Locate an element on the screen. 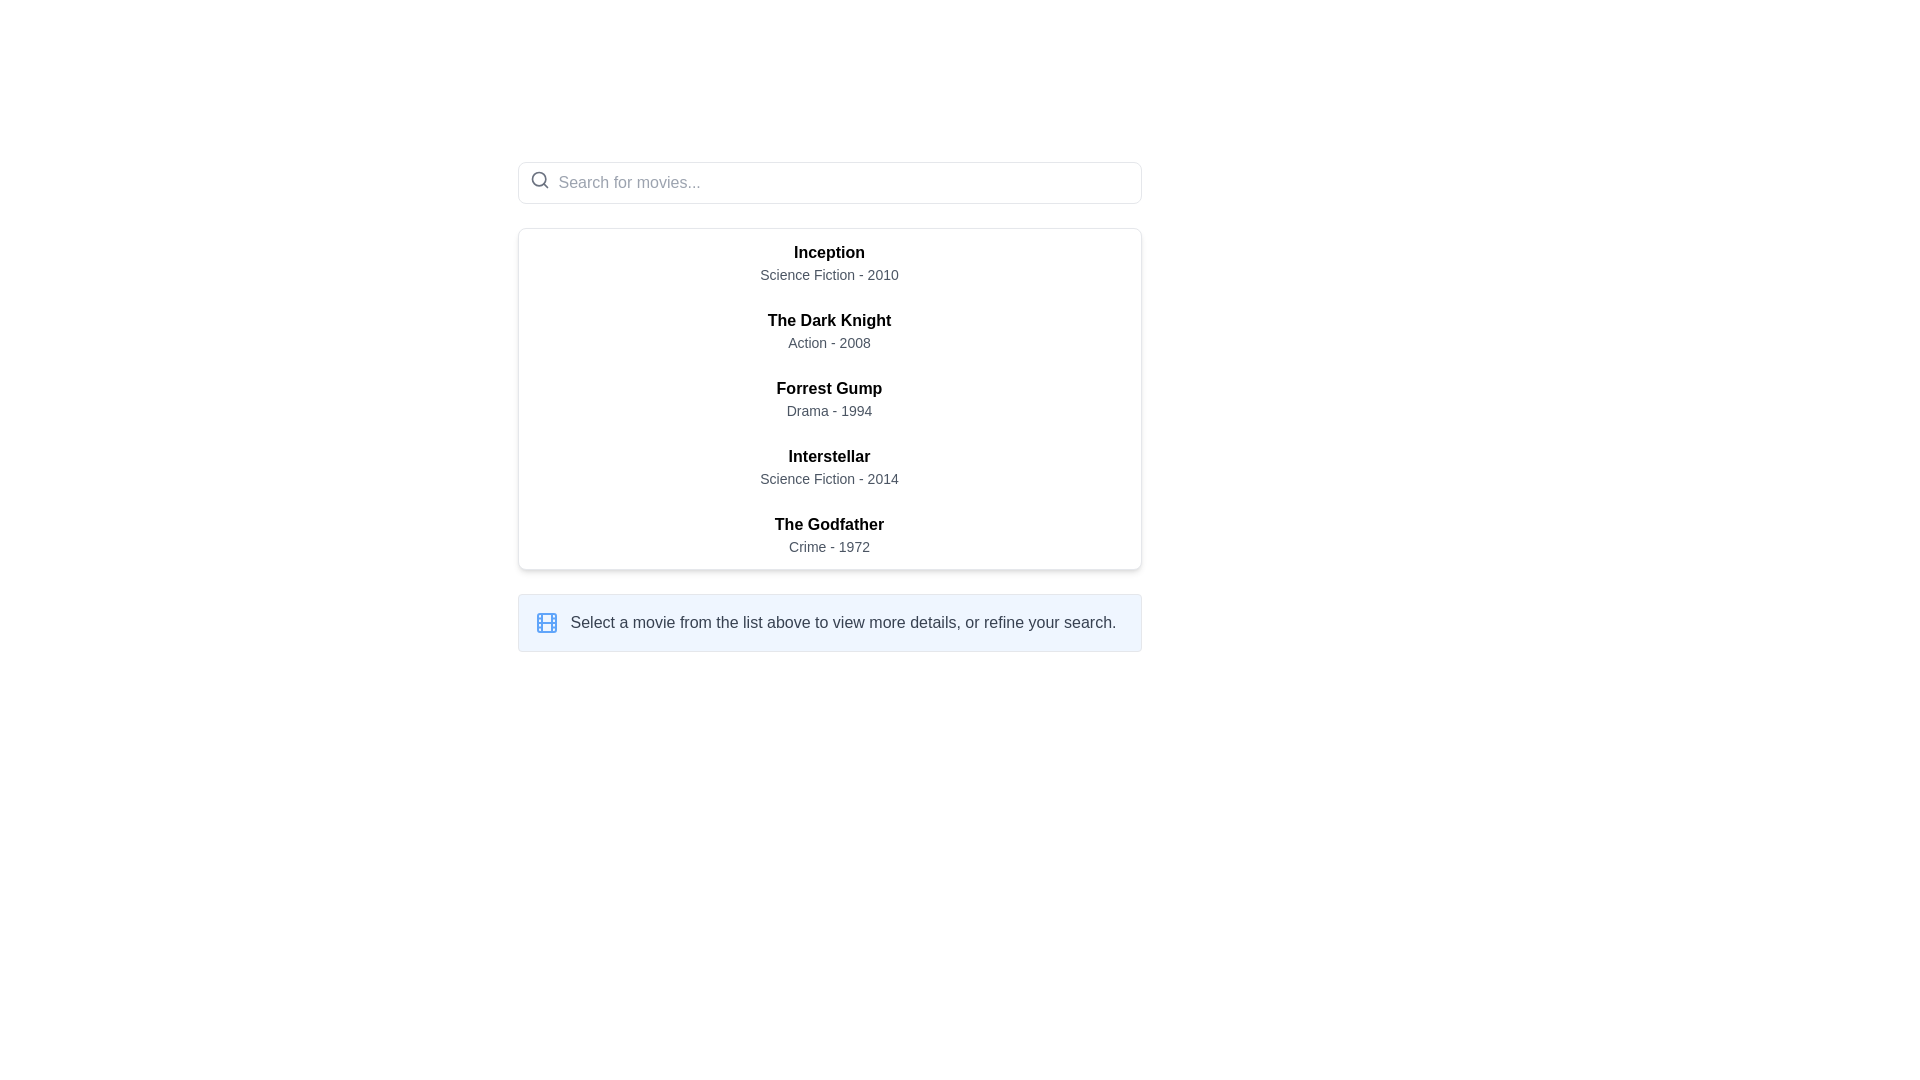 This screenshot has width=1920, height=1080. the title text label of the movie 'Forrest Gump' in the selection list is located at coordinates (829, 389).